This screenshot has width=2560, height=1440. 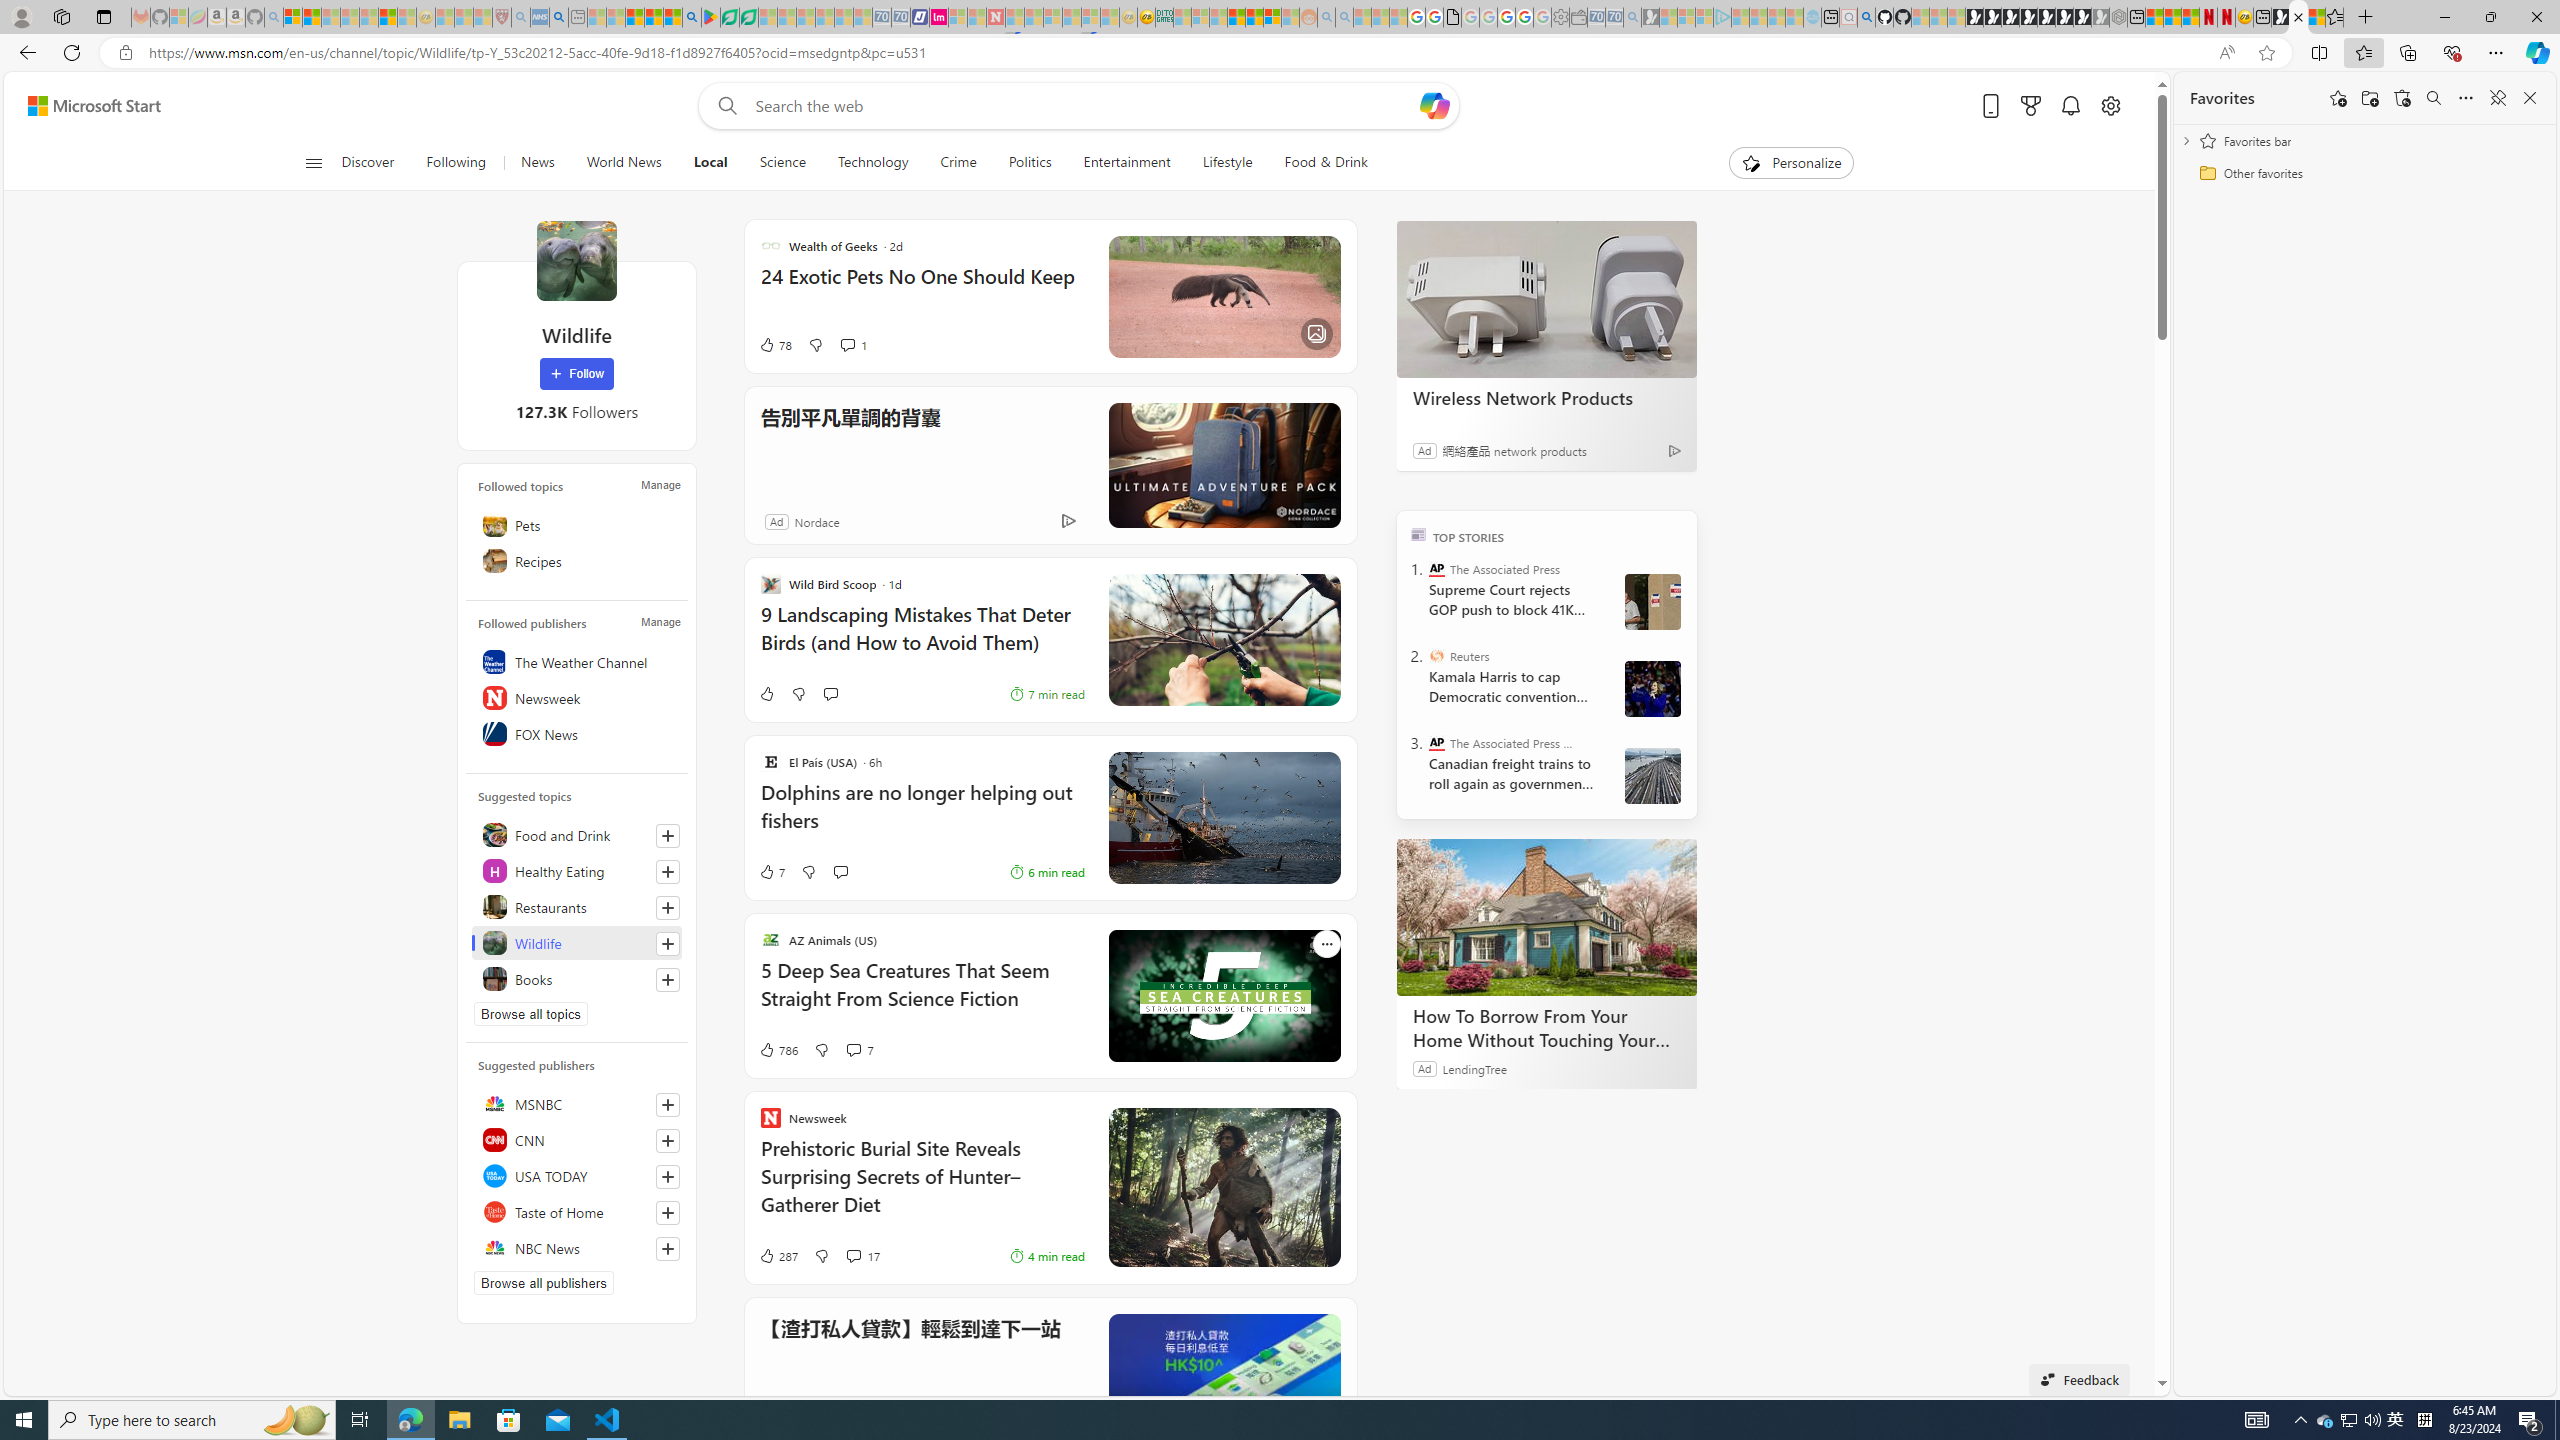 What do you see at coordinates (2298, 16) in the screenshot?
I see `'Wildlife - MSN'` at bounding box center [2298, 16].